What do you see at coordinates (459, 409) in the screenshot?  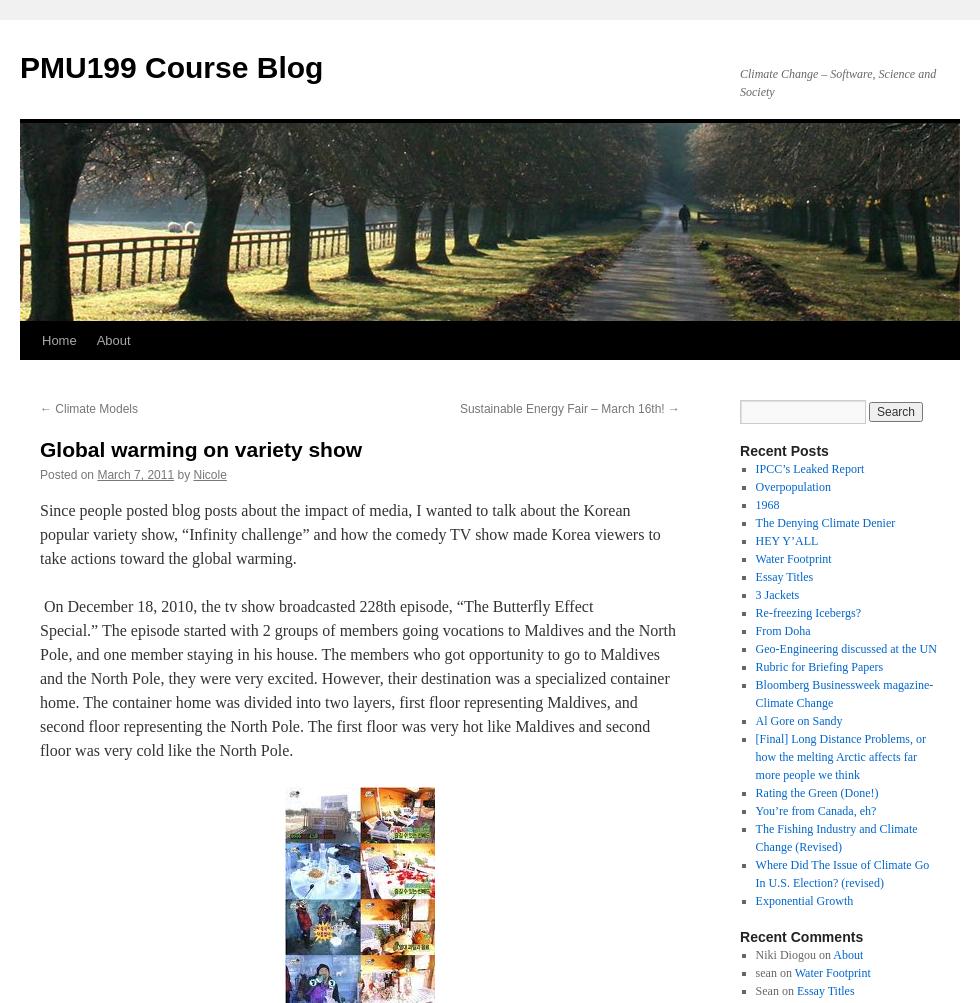 I see `'Sustainable Energy Fair – March 16th!'` at bounding box center [459, 409].